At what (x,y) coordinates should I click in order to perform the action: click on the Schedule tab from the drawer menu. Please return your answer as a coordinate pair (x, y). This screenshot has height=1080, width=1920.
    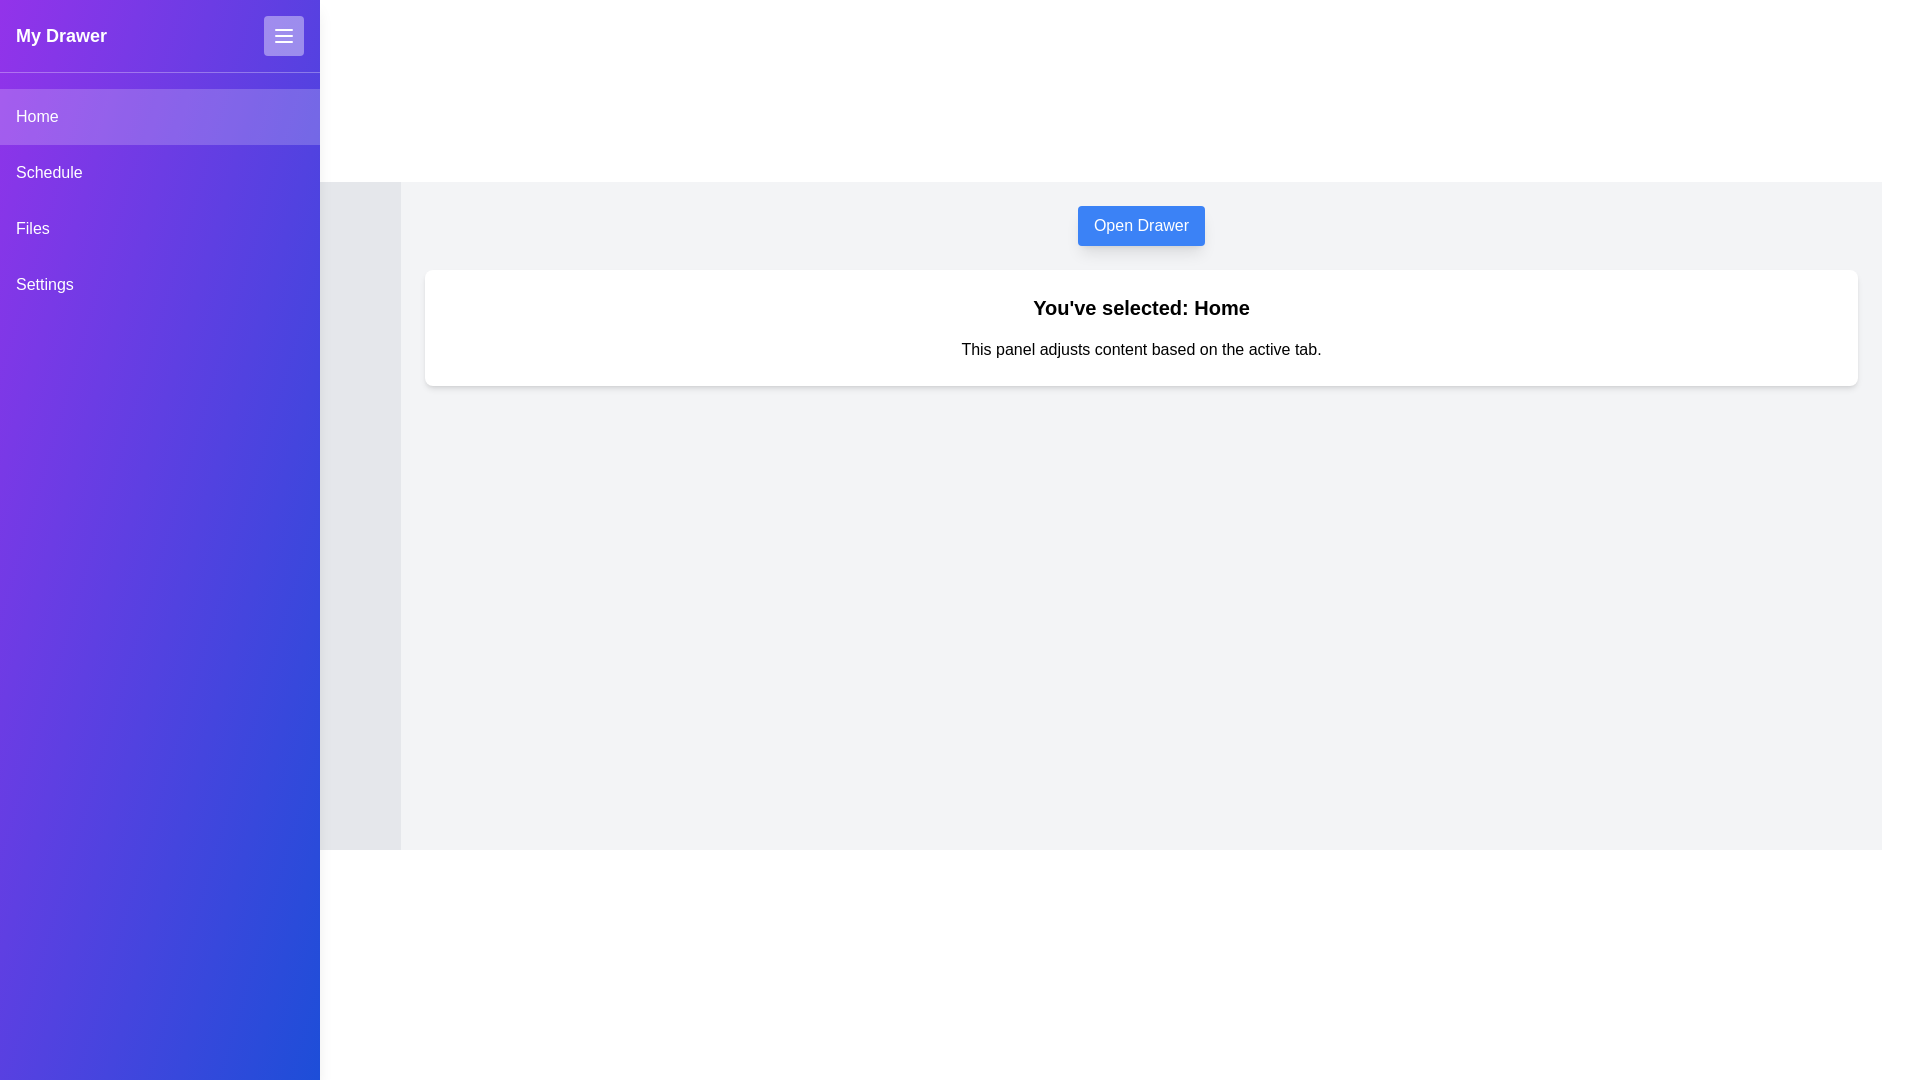
    Looking at the image, I should click on (158, 172).